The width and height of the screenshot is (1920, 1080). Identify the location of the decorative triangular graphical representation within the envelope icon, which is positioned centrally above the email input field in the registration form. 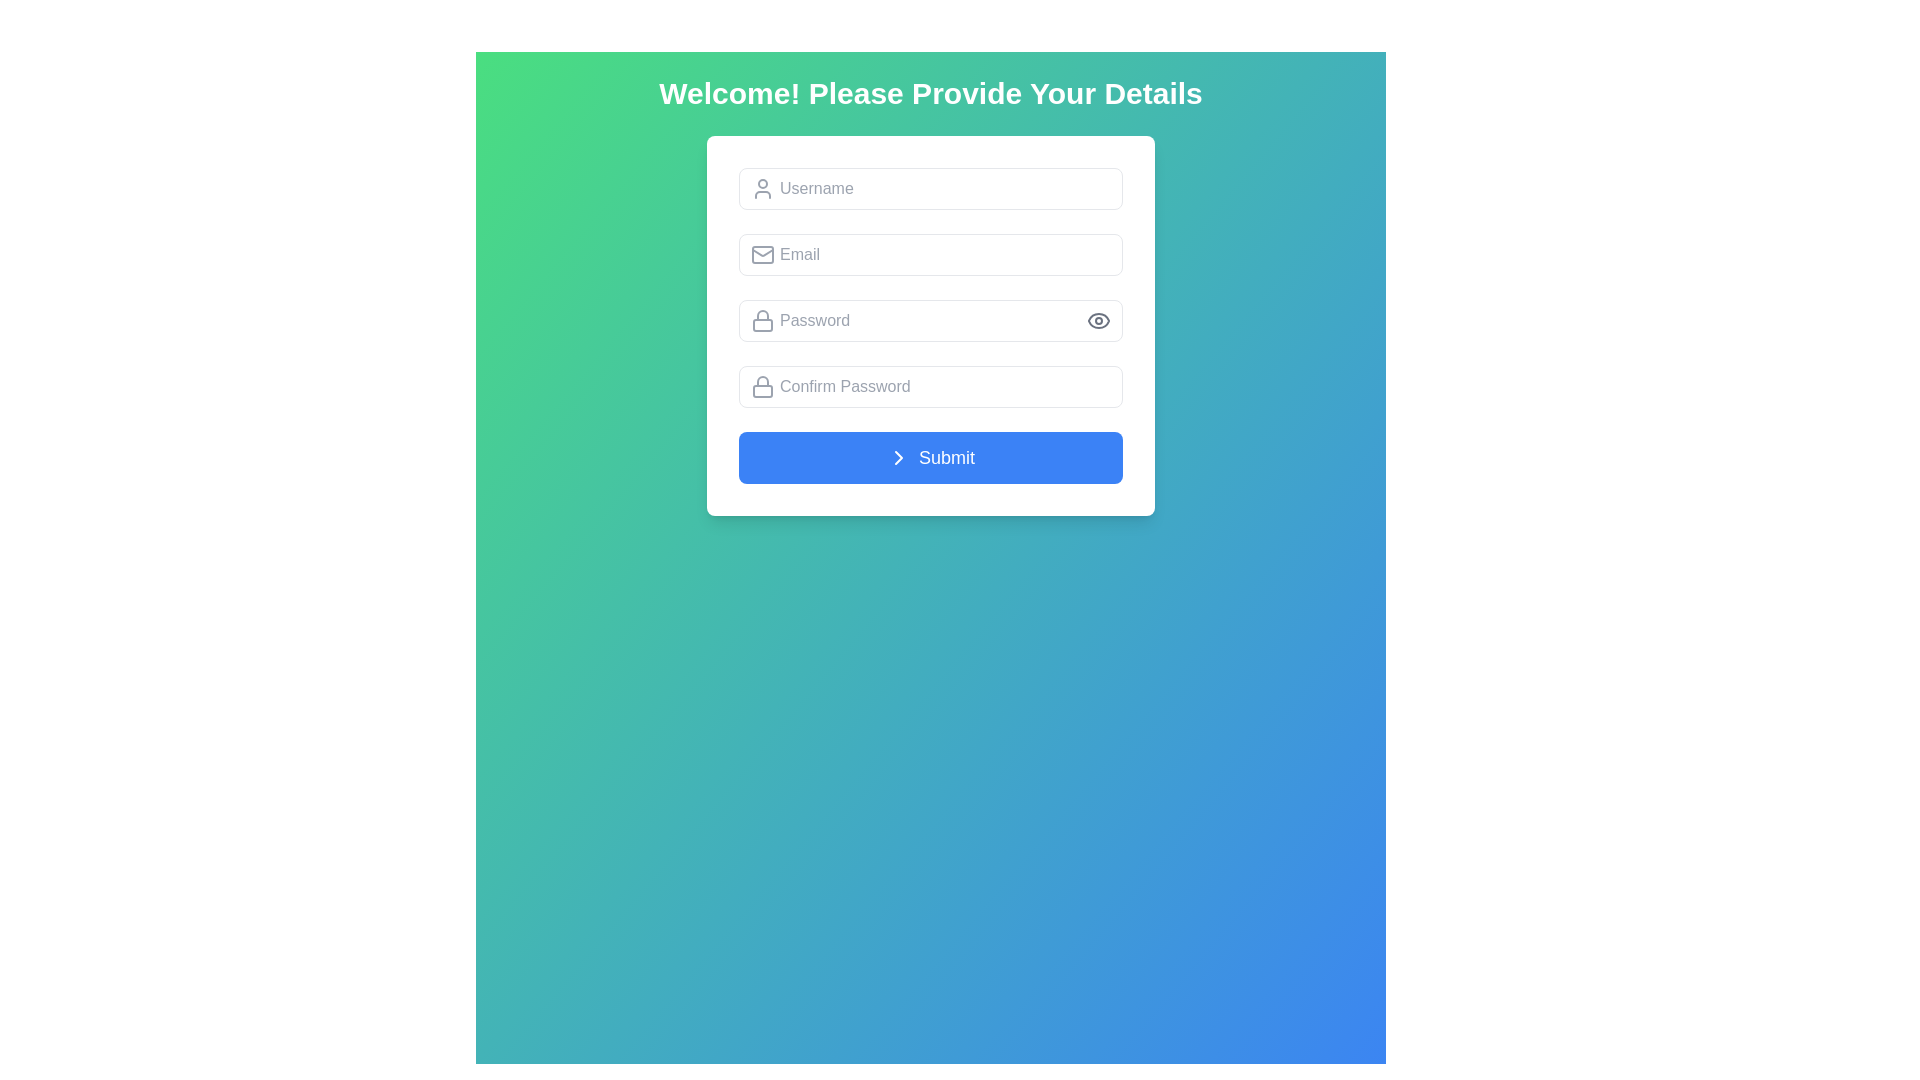
(762, 250).